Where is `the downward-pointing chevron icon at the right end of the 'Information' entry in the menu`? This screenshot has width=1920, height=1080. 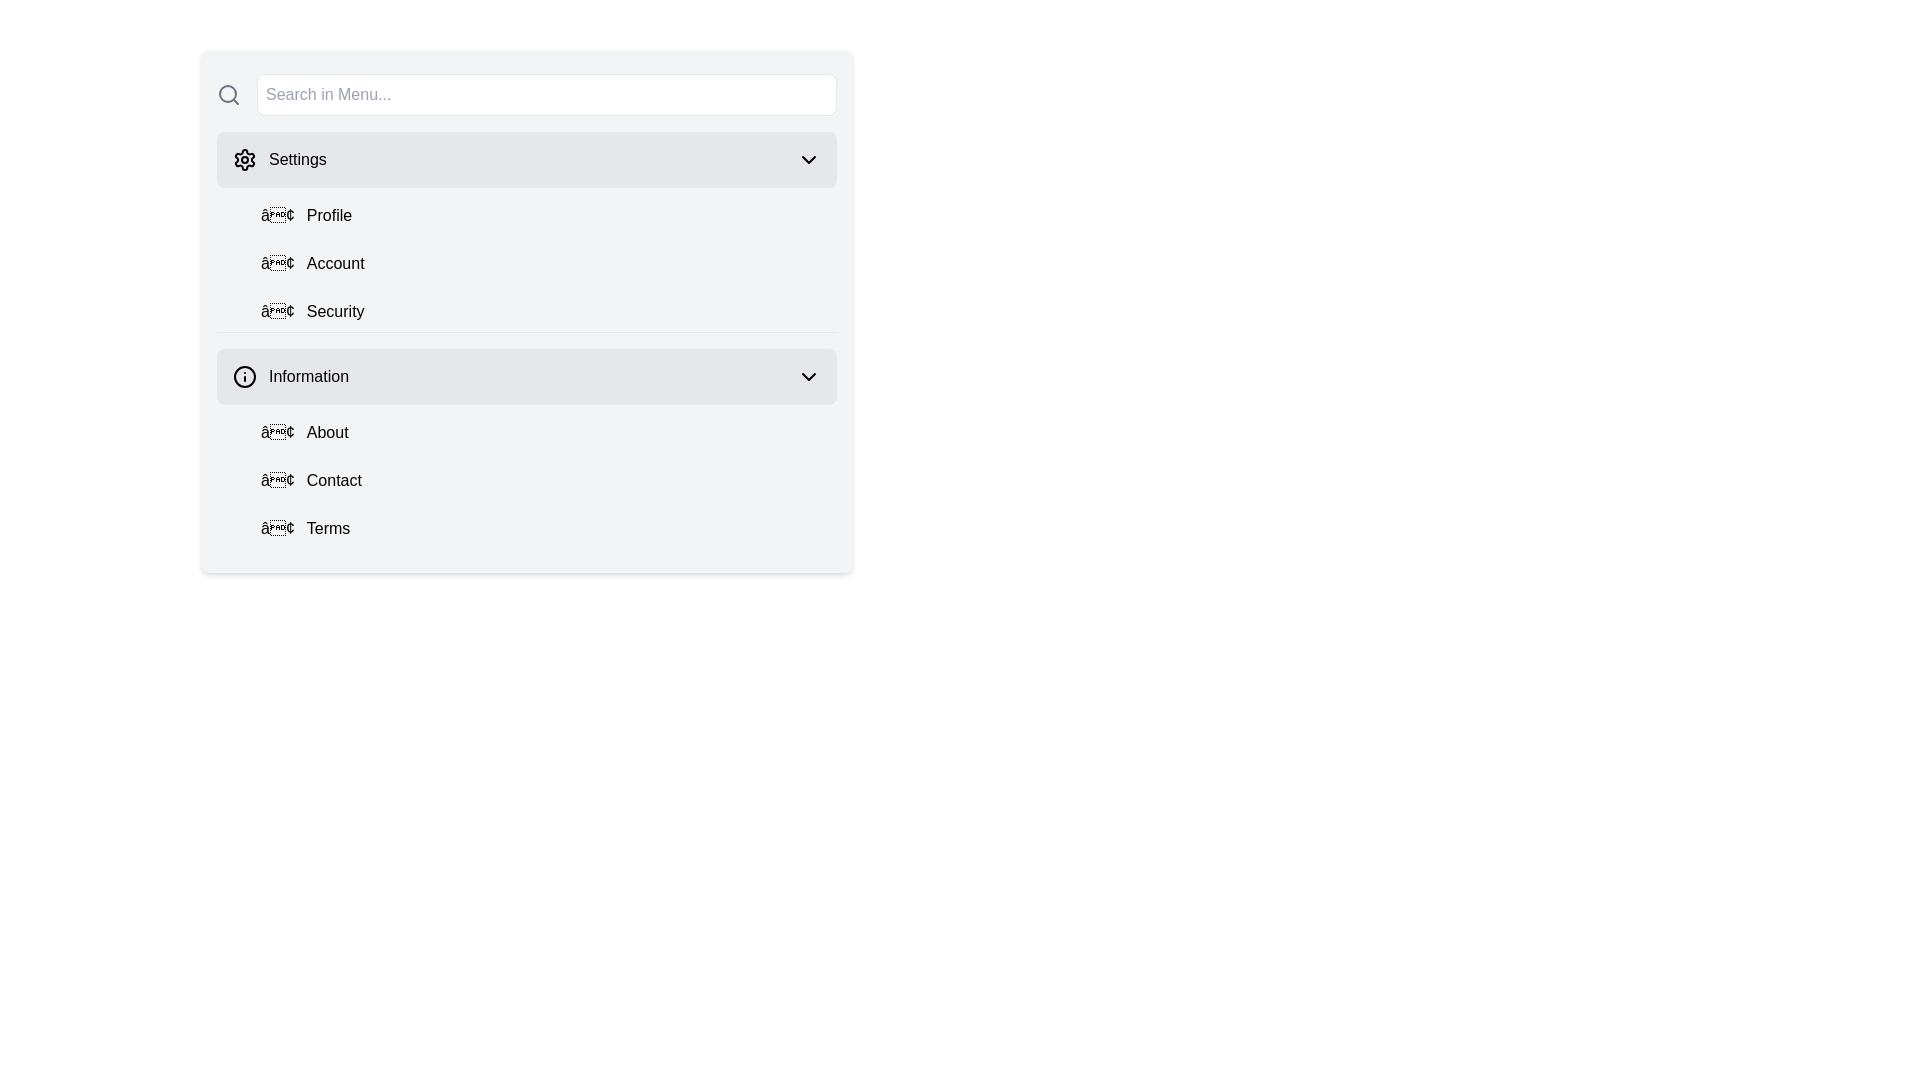 the downward-pointing chevron icon at the right end of the 'Information' entry in the menu is located at coordinates (809, 377).